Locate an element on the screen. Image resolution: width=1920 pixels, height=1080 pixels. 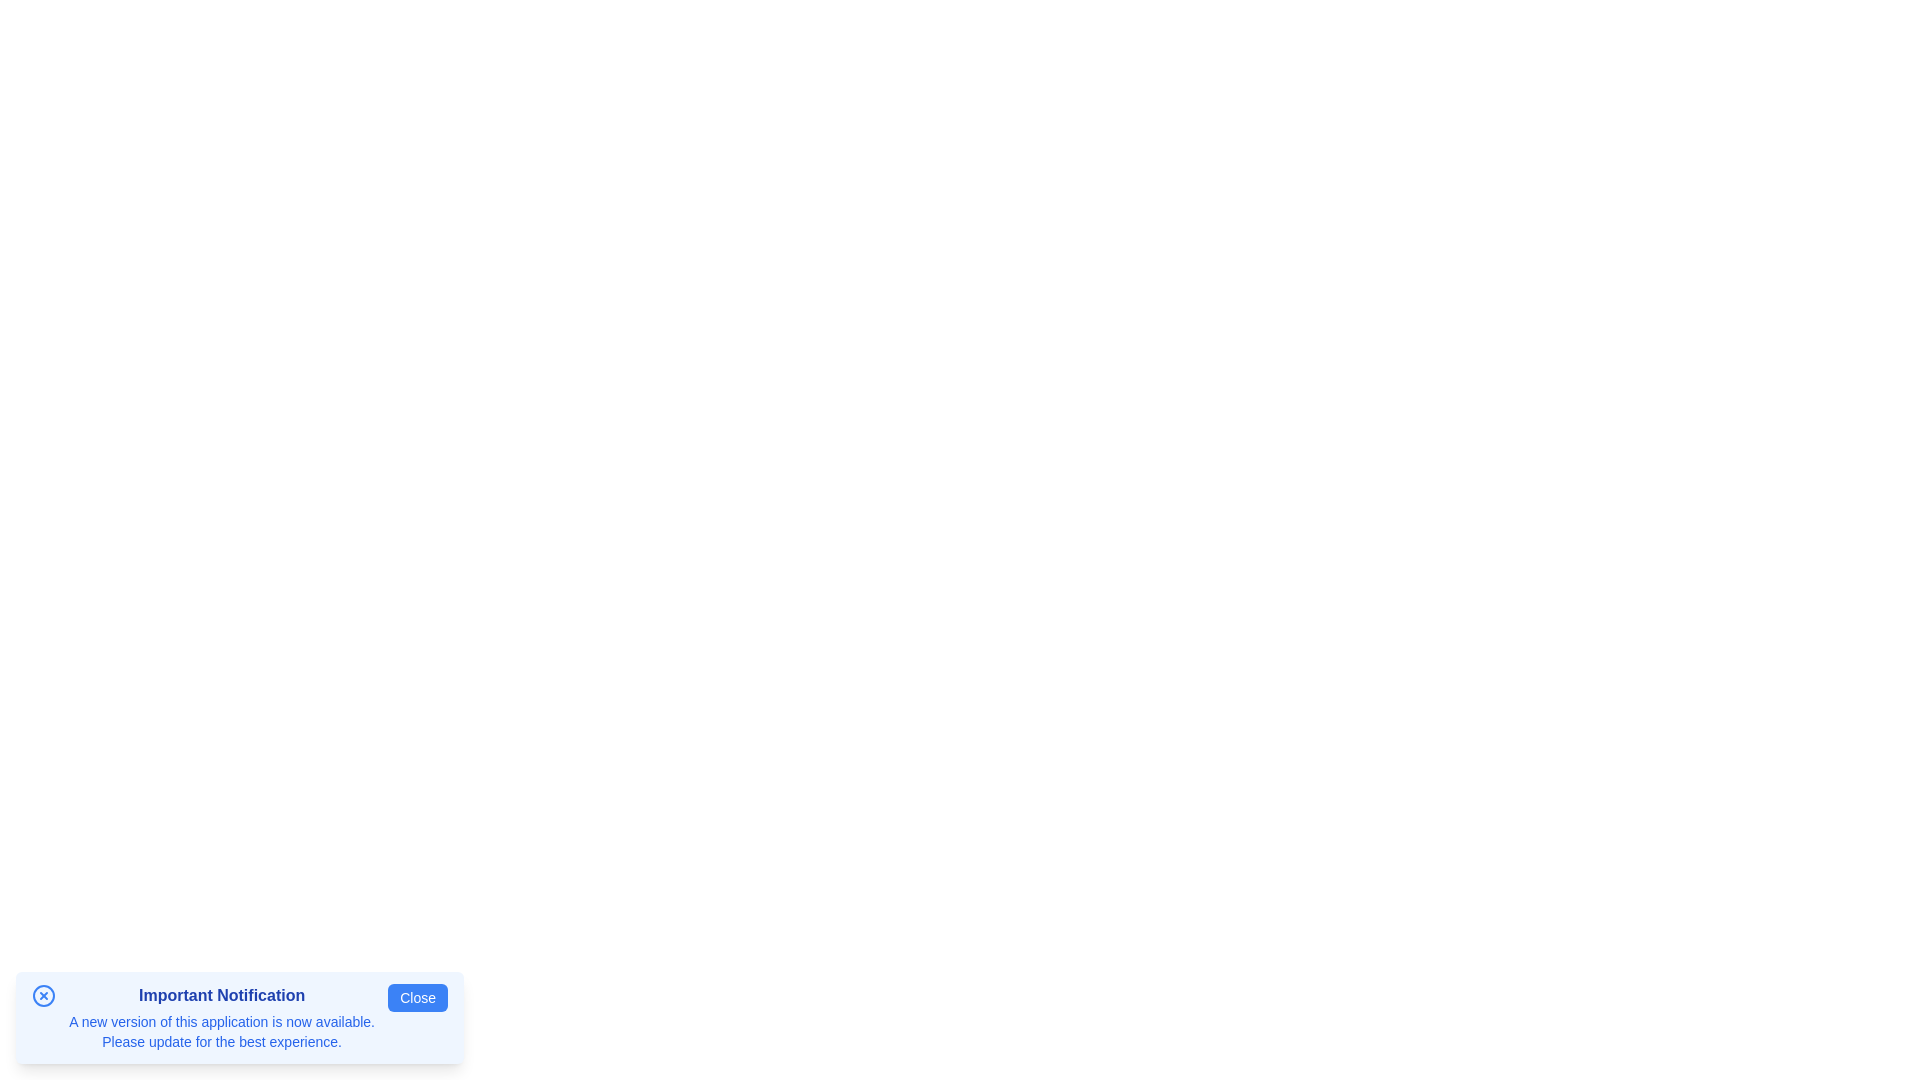
the close button to dismiss the snackbar is located at coordinates (416, 998).